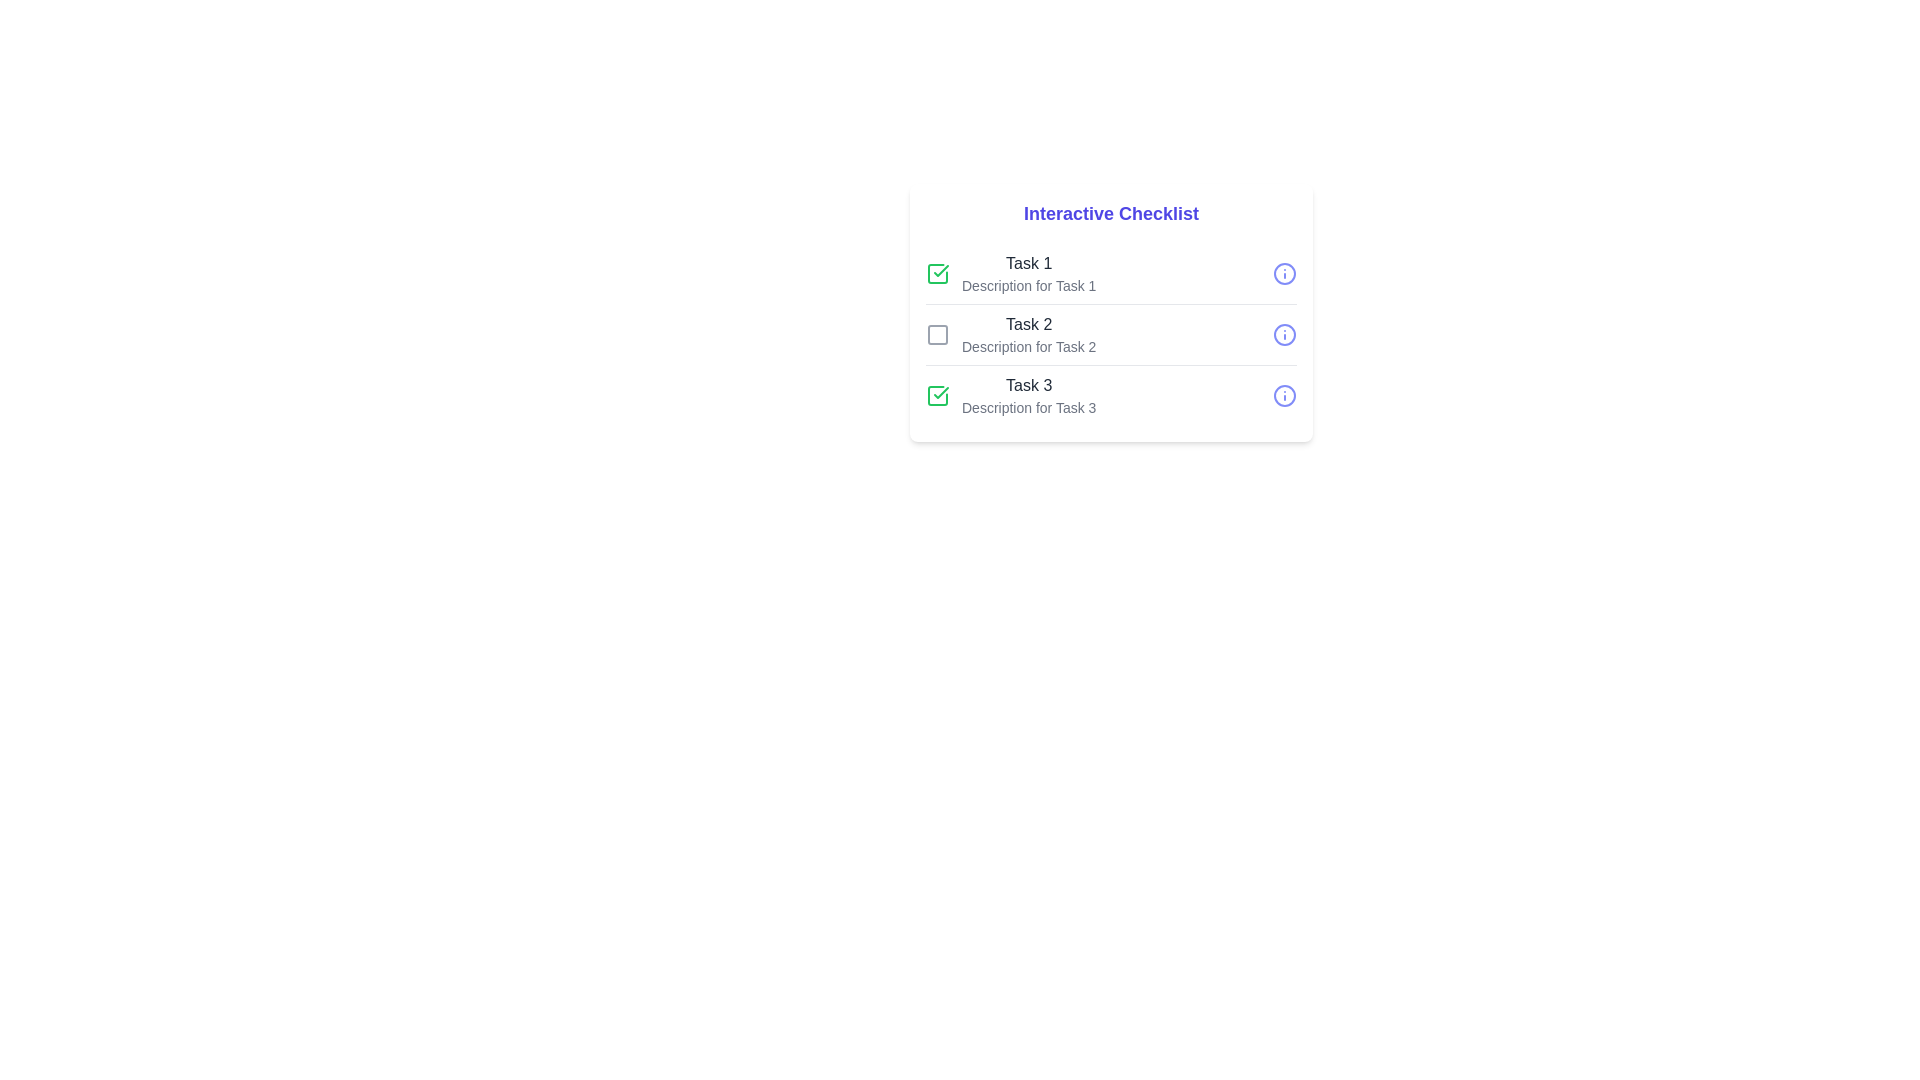 This screenshot has height=1080, width=1920. I want to click on the information icon next to Task 2, so click(1285, 334).